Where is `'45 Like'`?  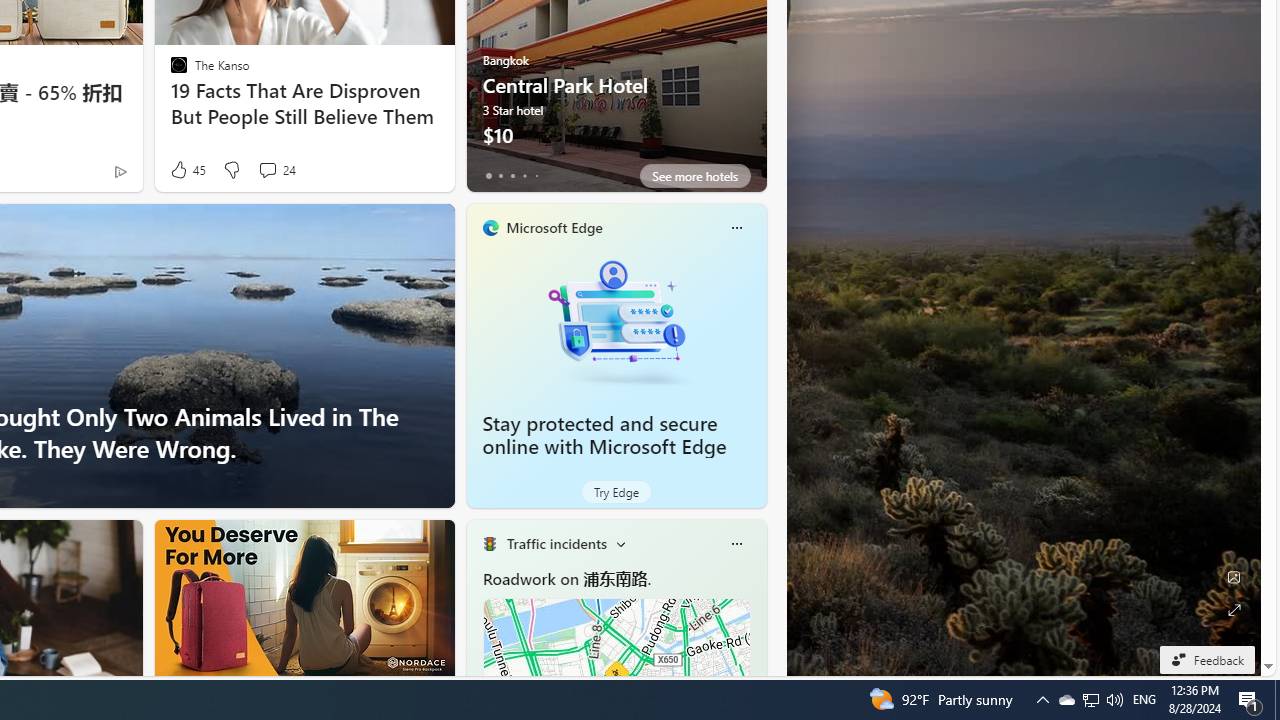 '45 Like' is located at coordinates (186, 169).